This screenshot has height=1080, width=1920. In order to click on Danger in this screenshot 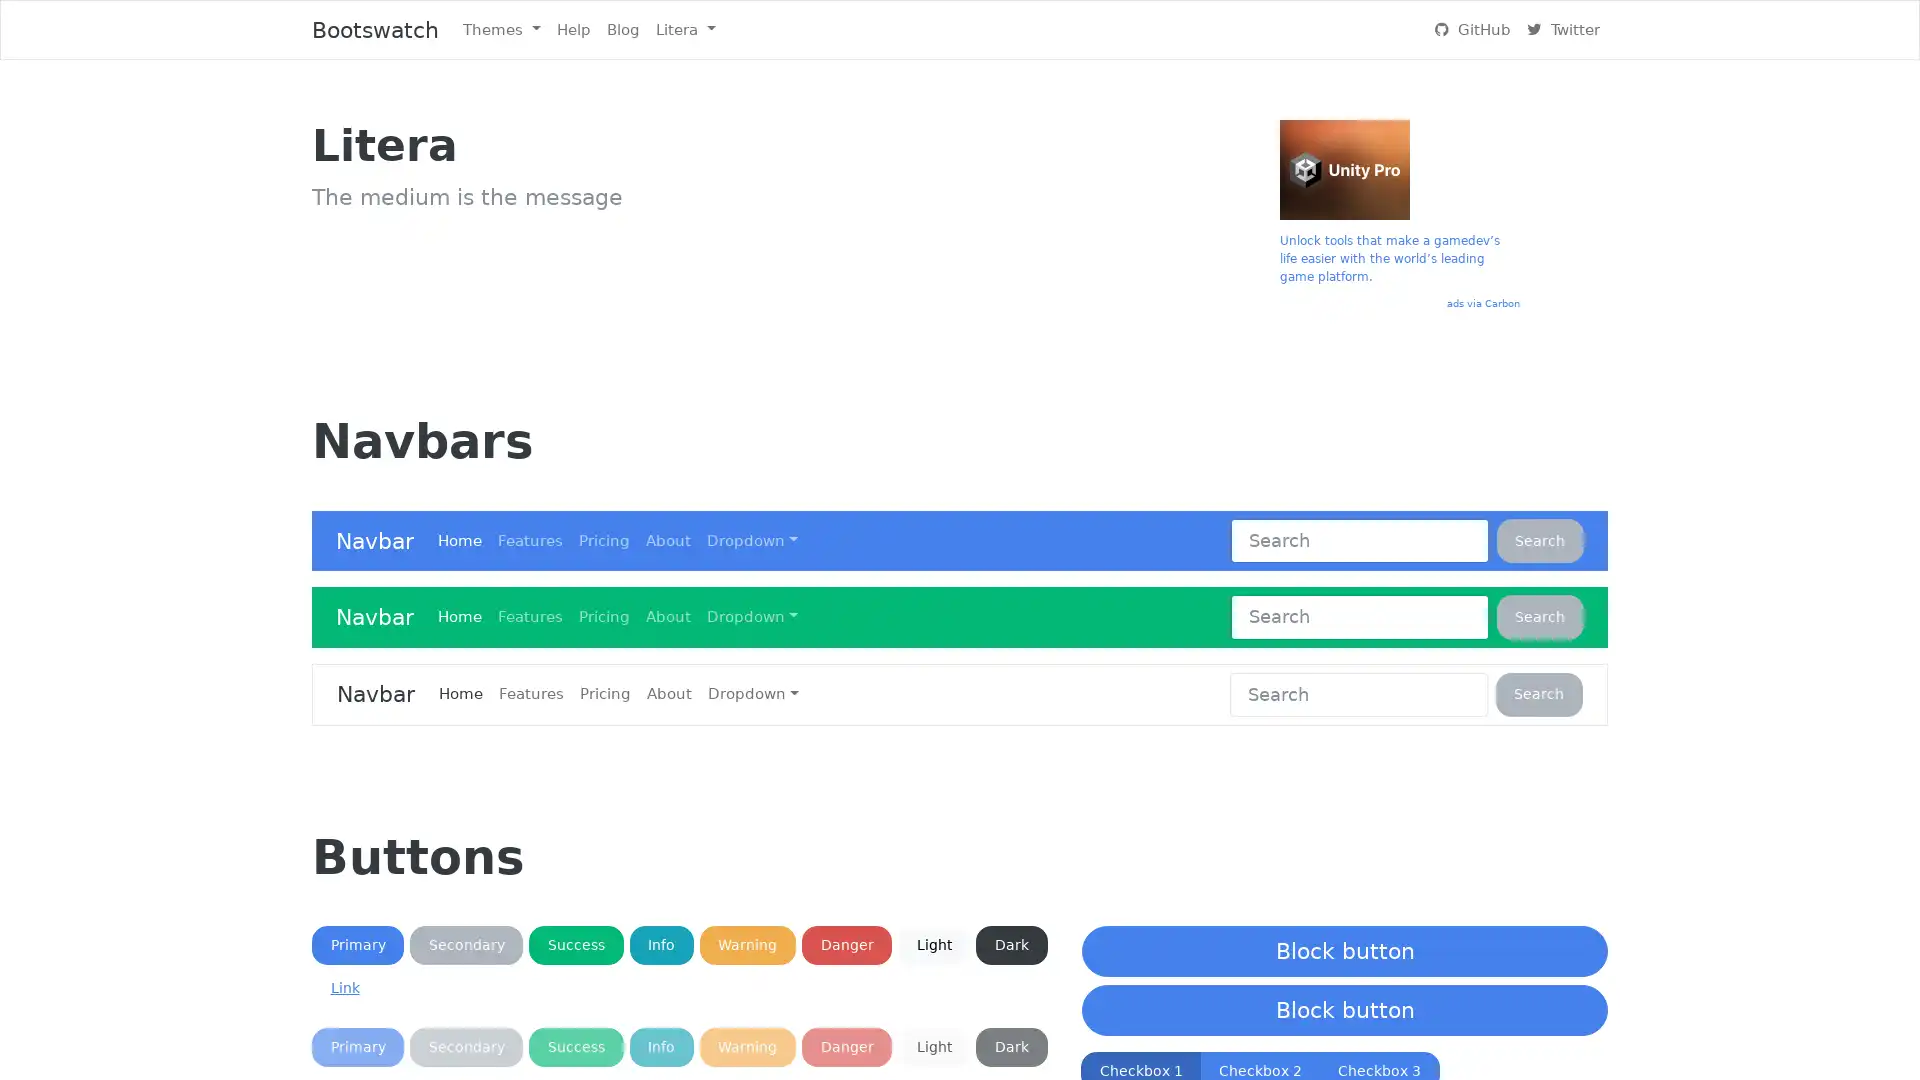, I will do `click(846, 945)`.